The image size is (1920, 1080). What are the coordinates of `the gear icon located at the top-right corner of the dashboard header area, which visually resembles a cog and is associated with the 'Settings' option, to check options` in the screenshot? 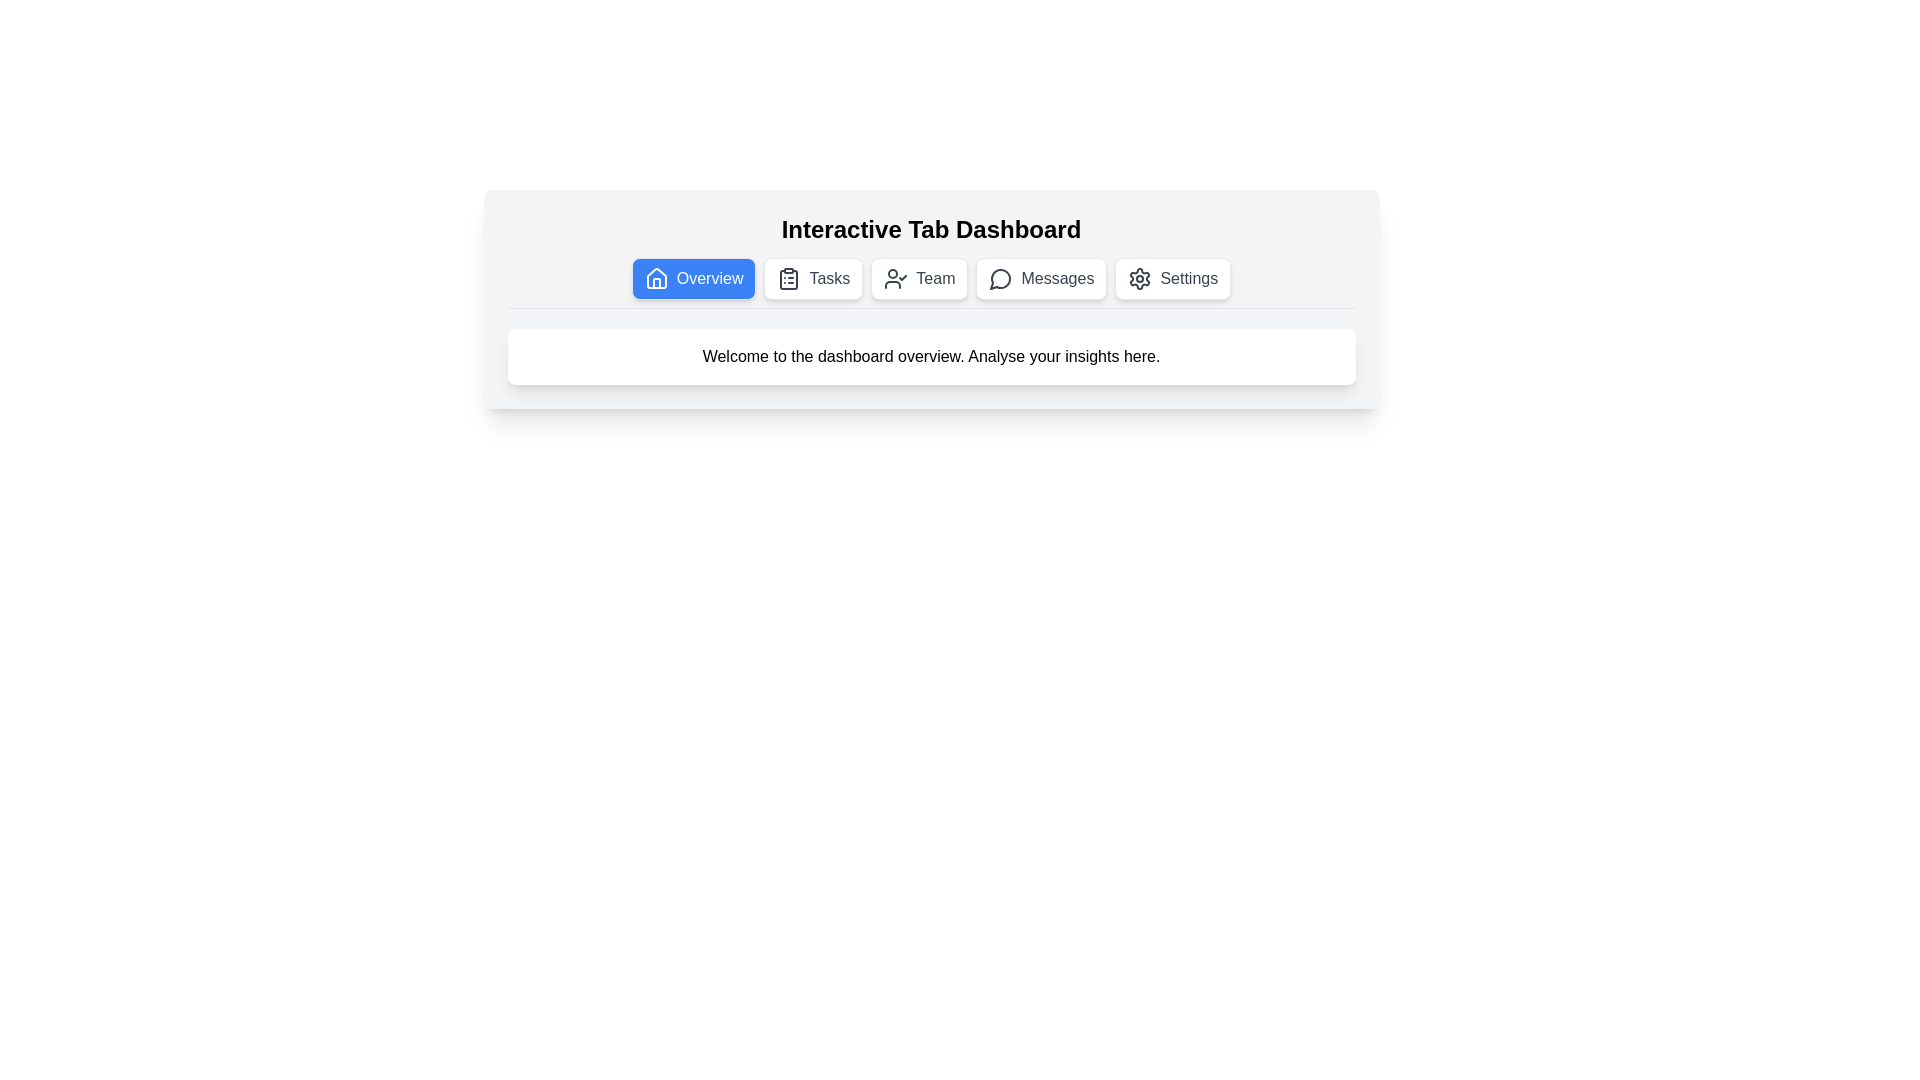 It's located at (1140, 278).